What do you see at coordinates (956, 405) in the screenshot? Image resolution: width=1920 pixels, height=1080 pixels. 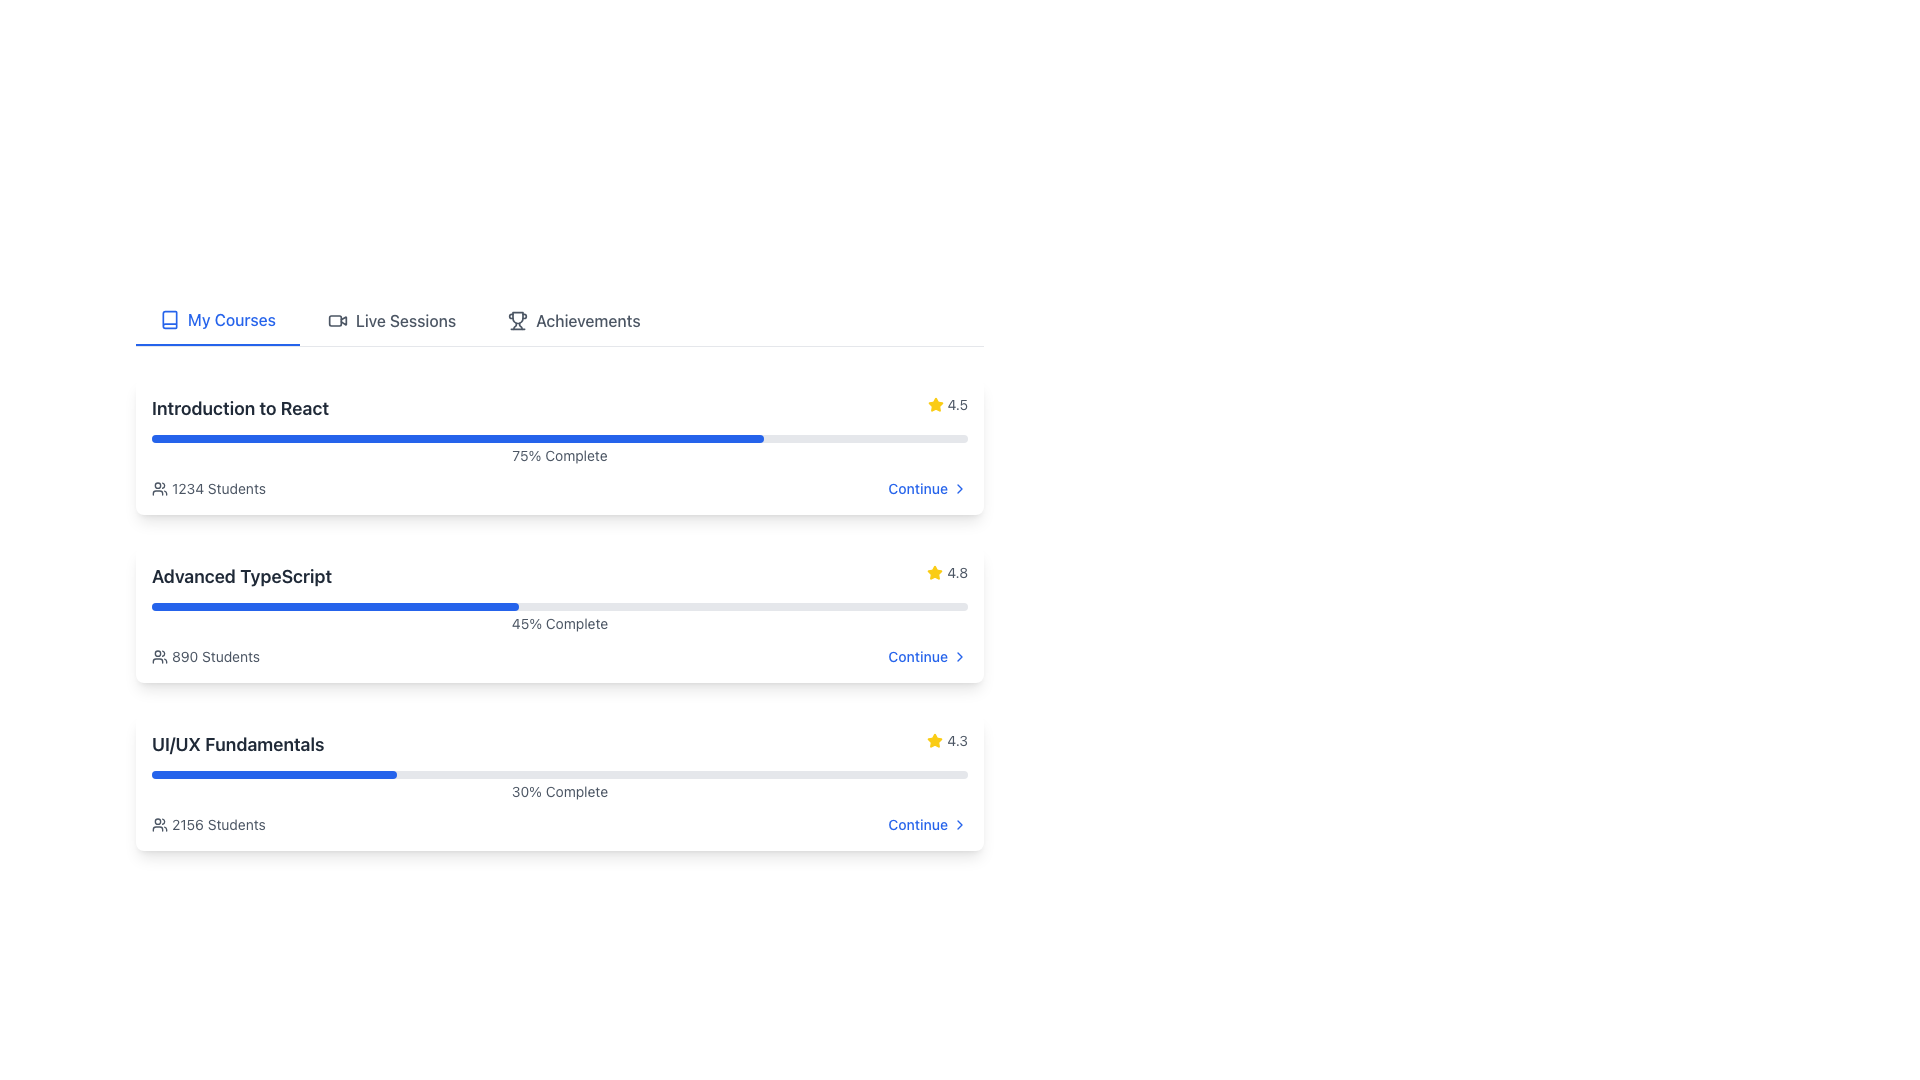 I see `user's average rating for the course displayed next to the star icon in the upper right section of the course details` at bounding box center [956, 405].